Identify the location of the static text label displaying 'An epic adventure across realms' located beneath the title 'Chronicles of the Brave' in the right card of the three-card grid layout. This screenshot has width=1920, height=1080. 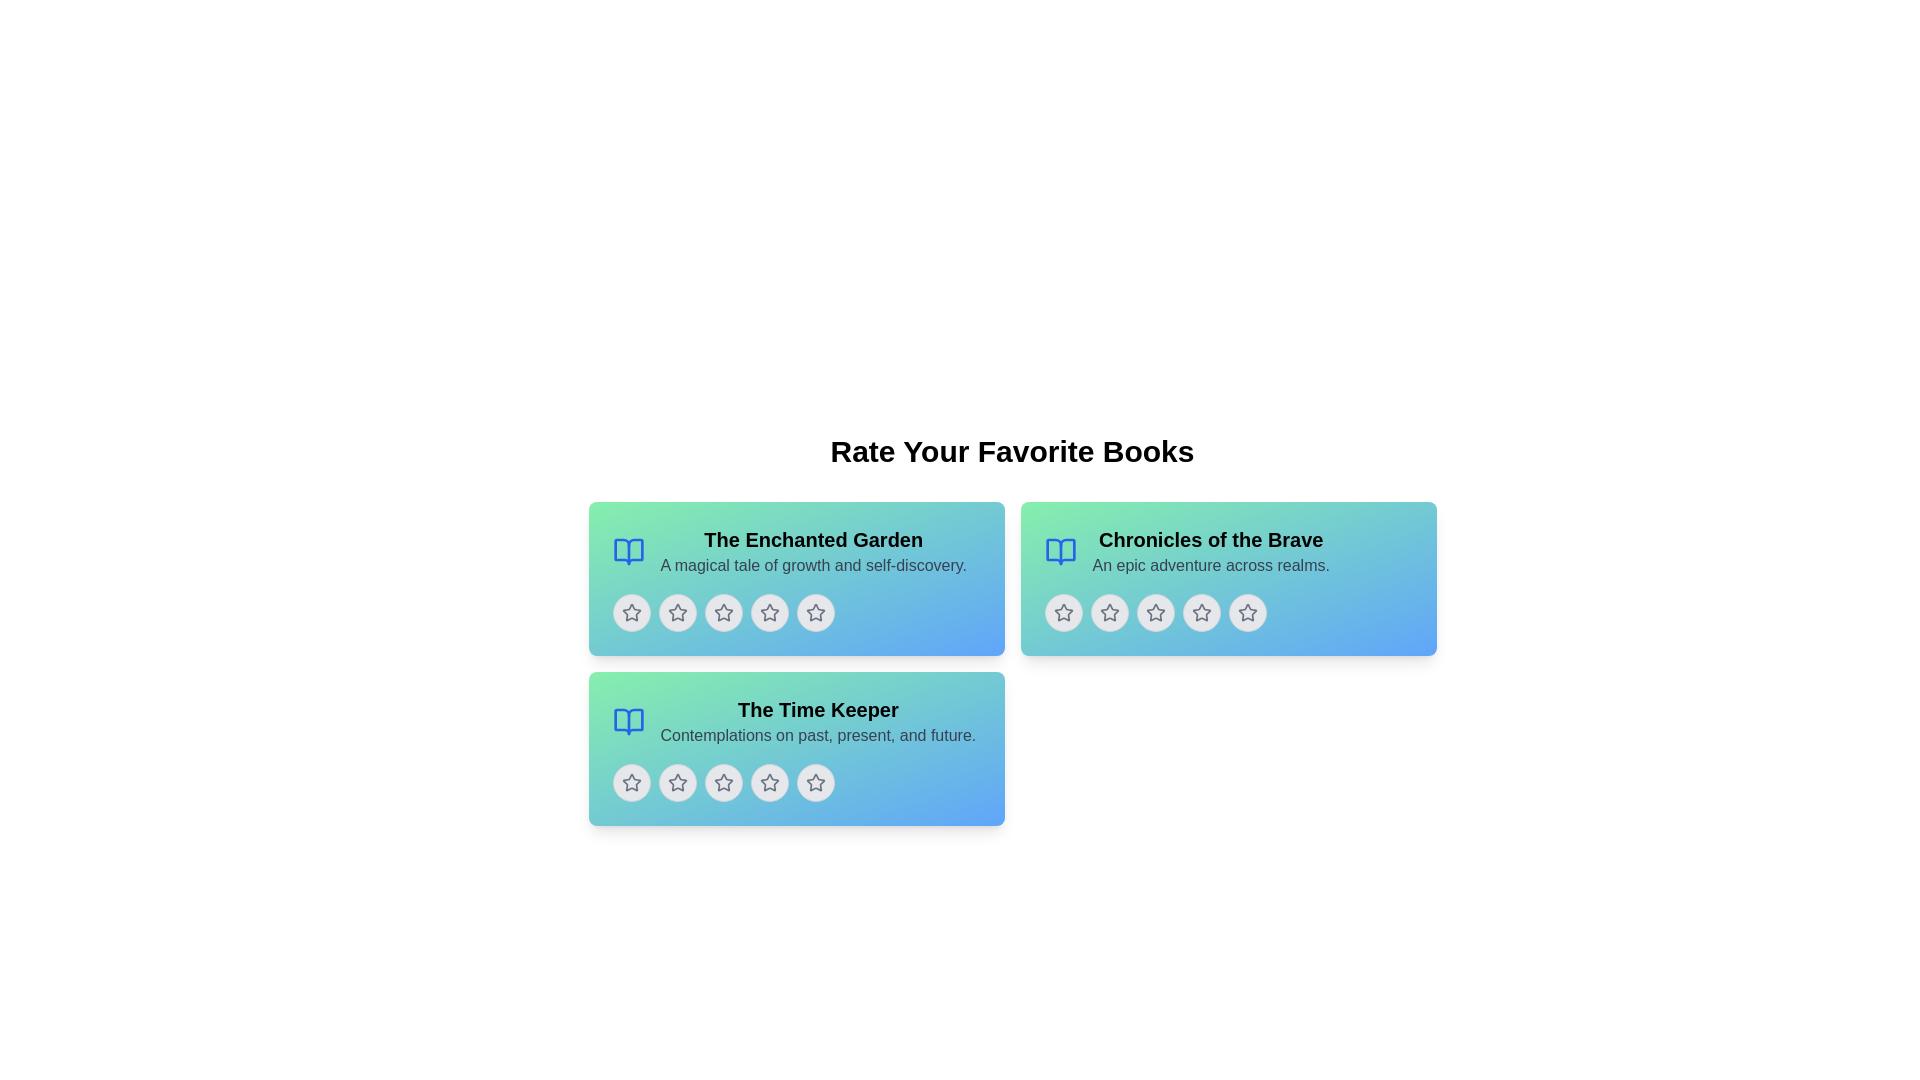
(1210, 566).